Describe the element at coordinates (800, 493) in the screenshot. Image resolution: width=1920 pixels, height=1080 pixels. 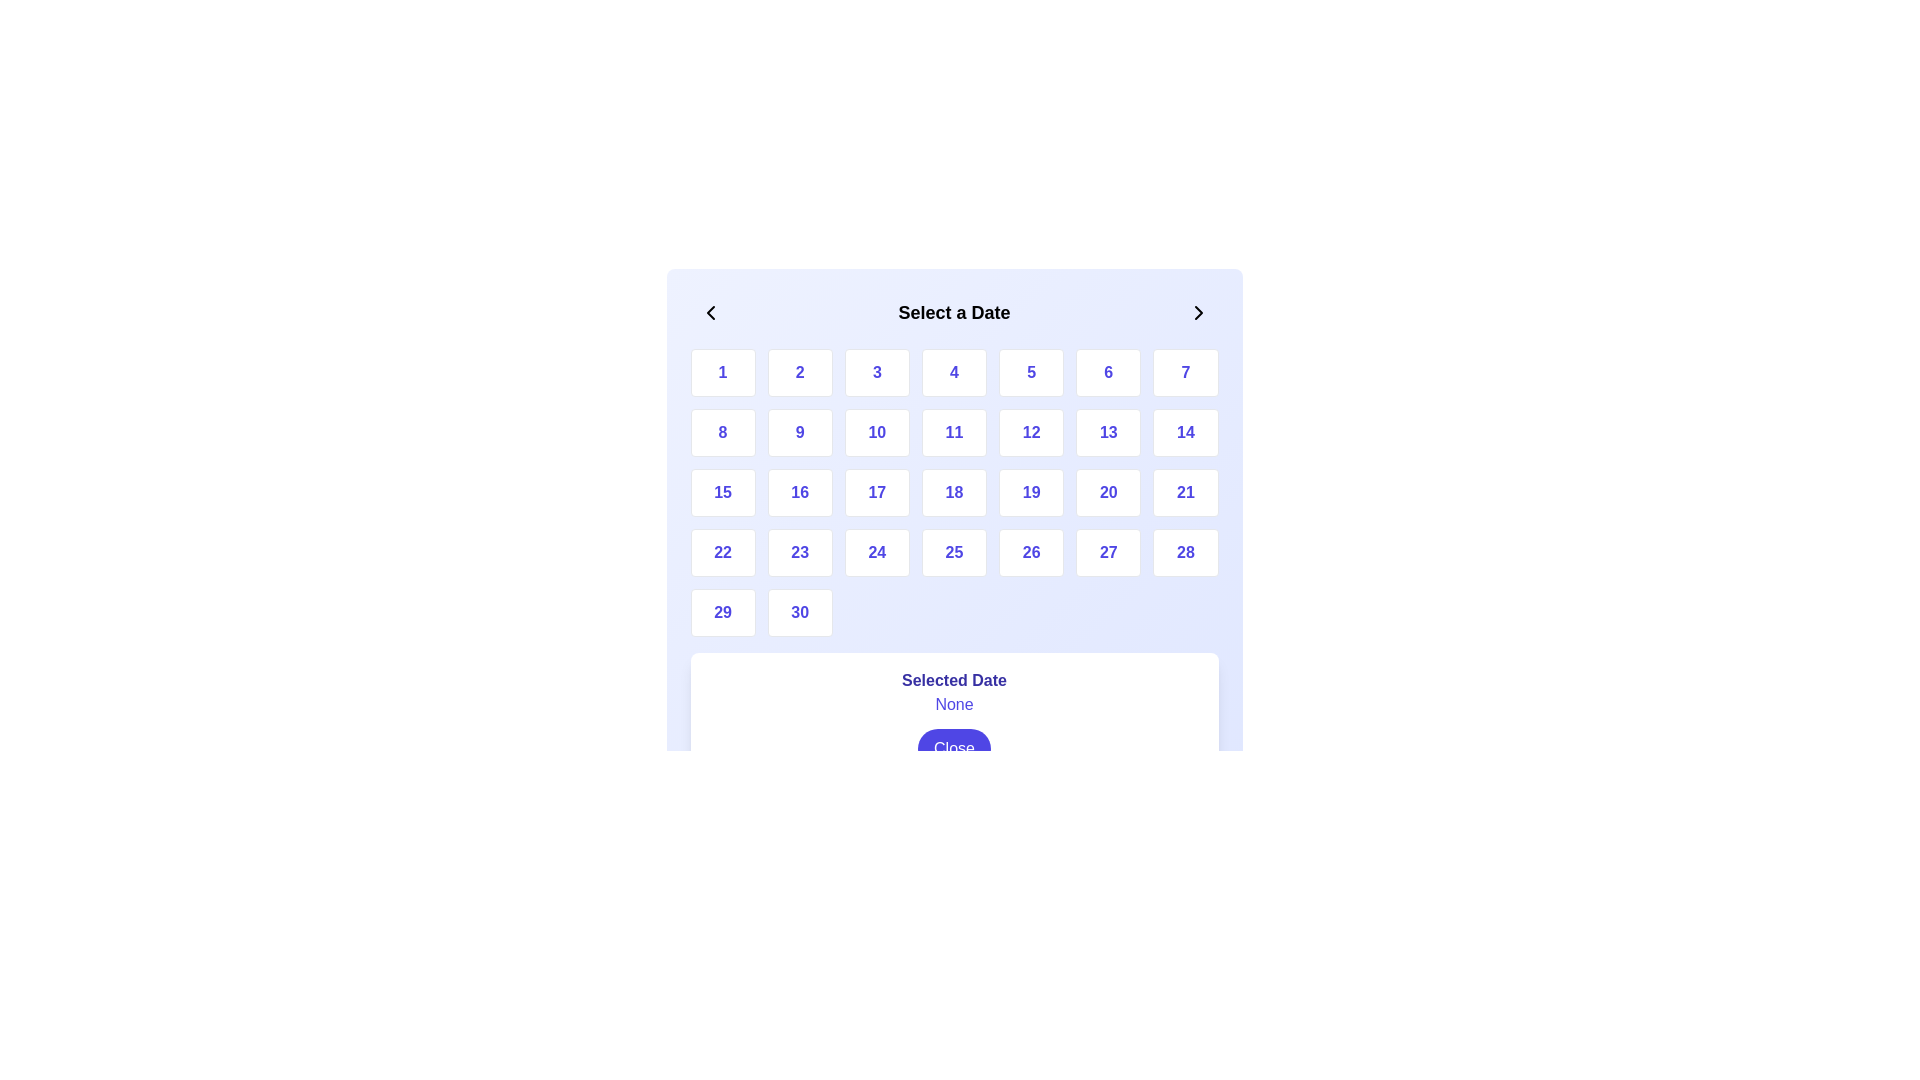
I see `the date selection button located in the third row and second column of the grid layout` at that location.